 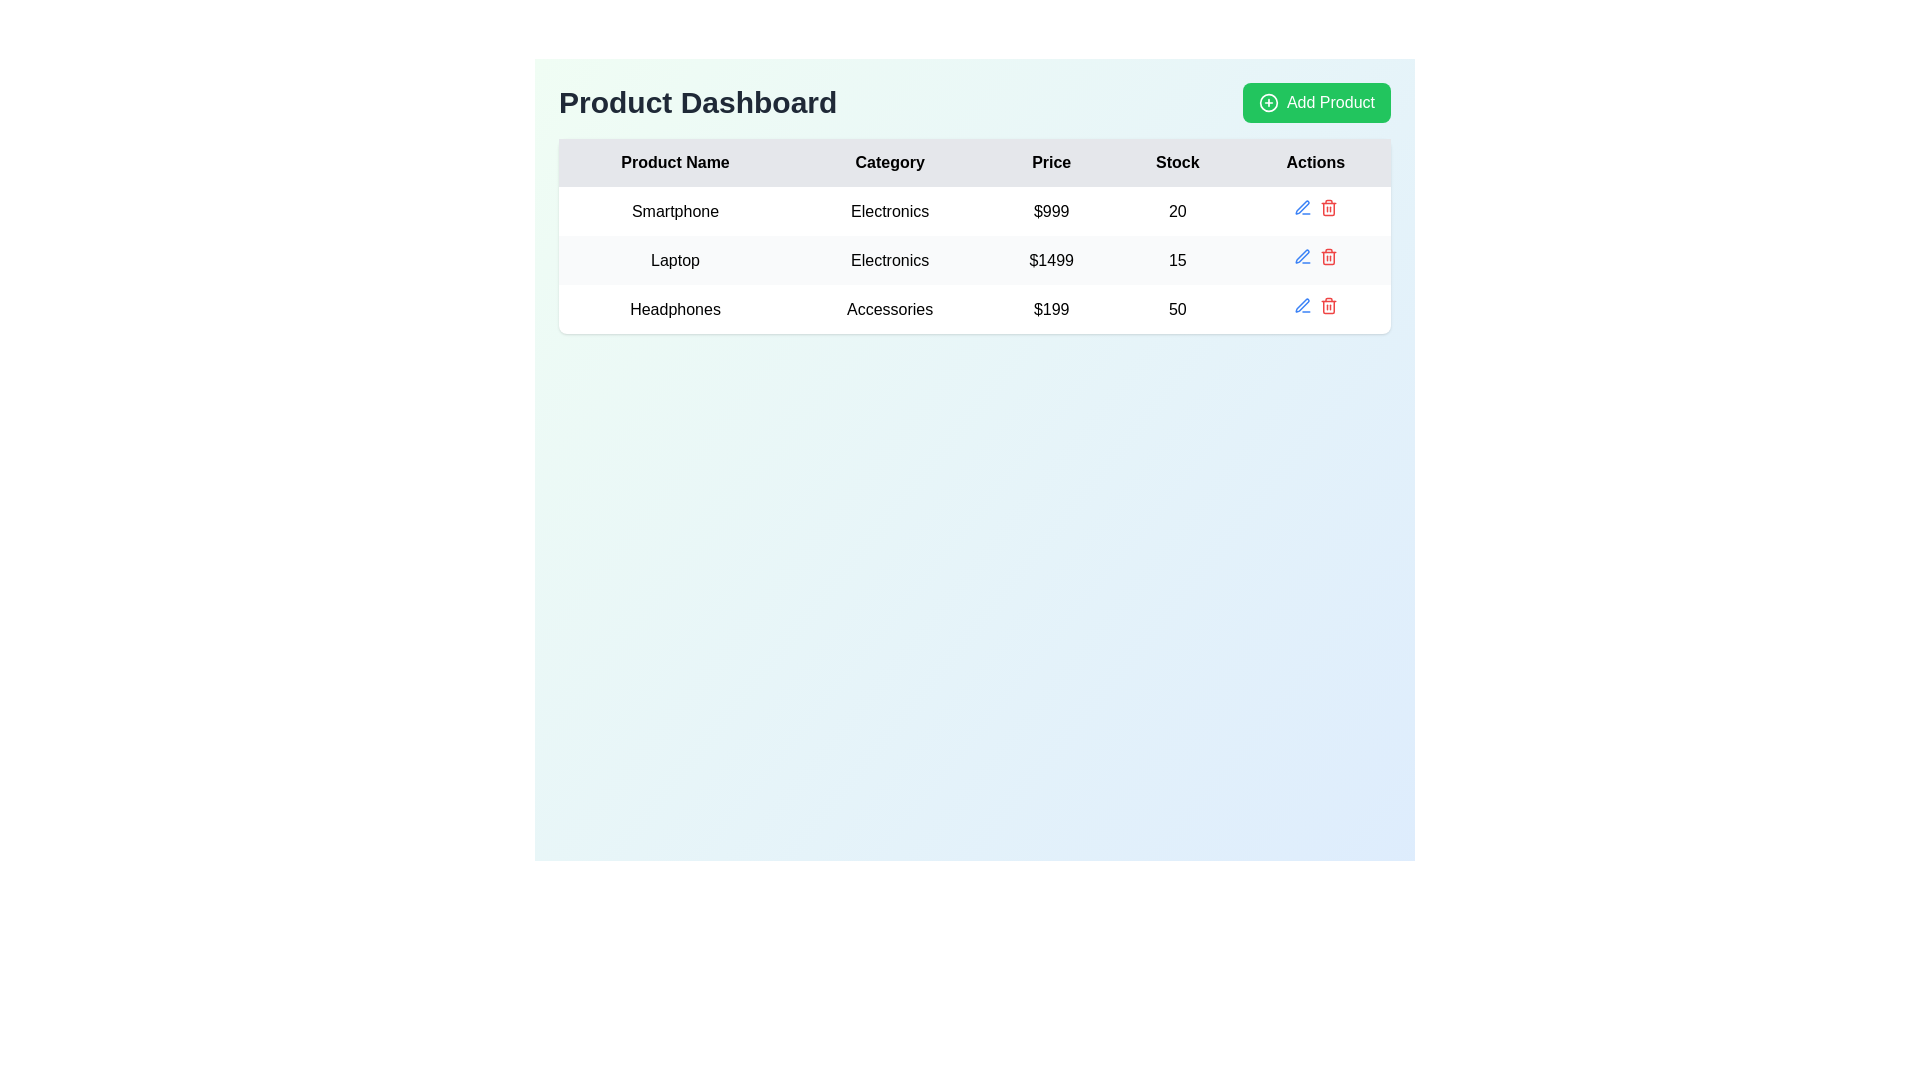 What do you see at coordinates (889, 211) in the screenshot?
I see `text content from the second text content block under the 'Category' column in the first row of the table` at bounding box center [889, 211].